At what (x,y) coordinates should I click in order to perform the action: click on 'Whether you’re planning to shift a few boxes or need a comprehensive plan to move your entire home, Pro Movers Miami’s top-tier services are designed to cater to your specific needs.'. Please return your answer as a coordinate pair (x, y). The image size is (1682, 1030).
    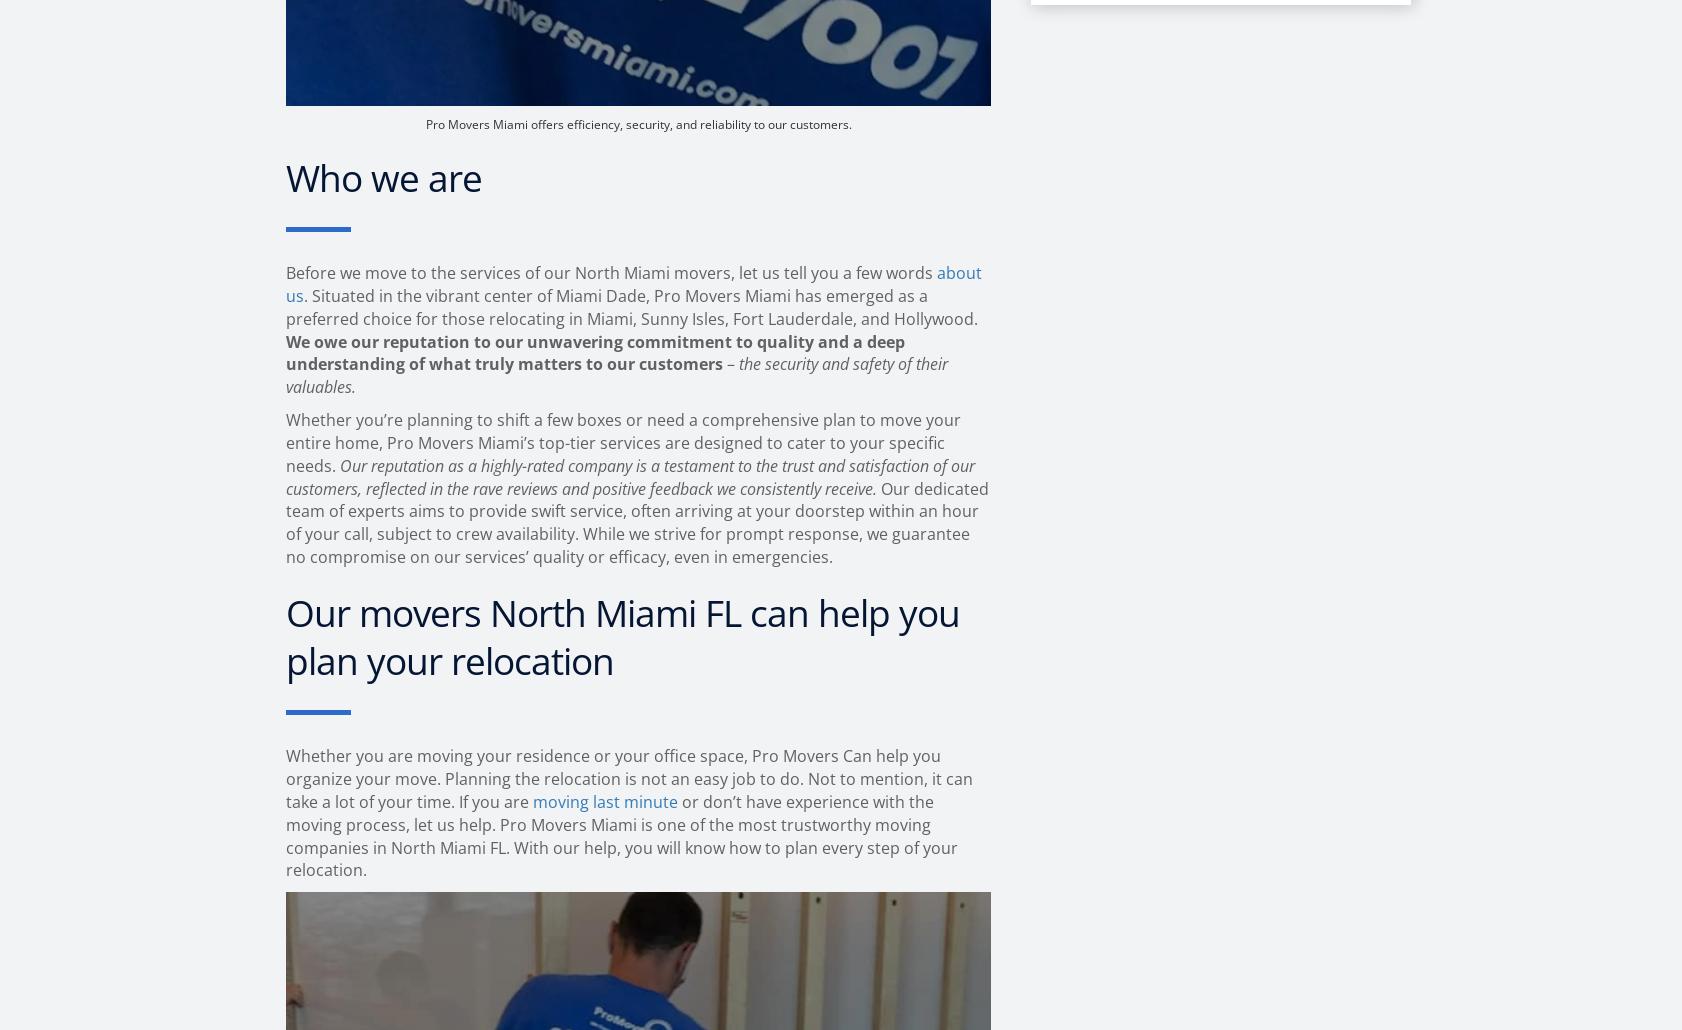
    Looking at the image, I should click on (623, 441).